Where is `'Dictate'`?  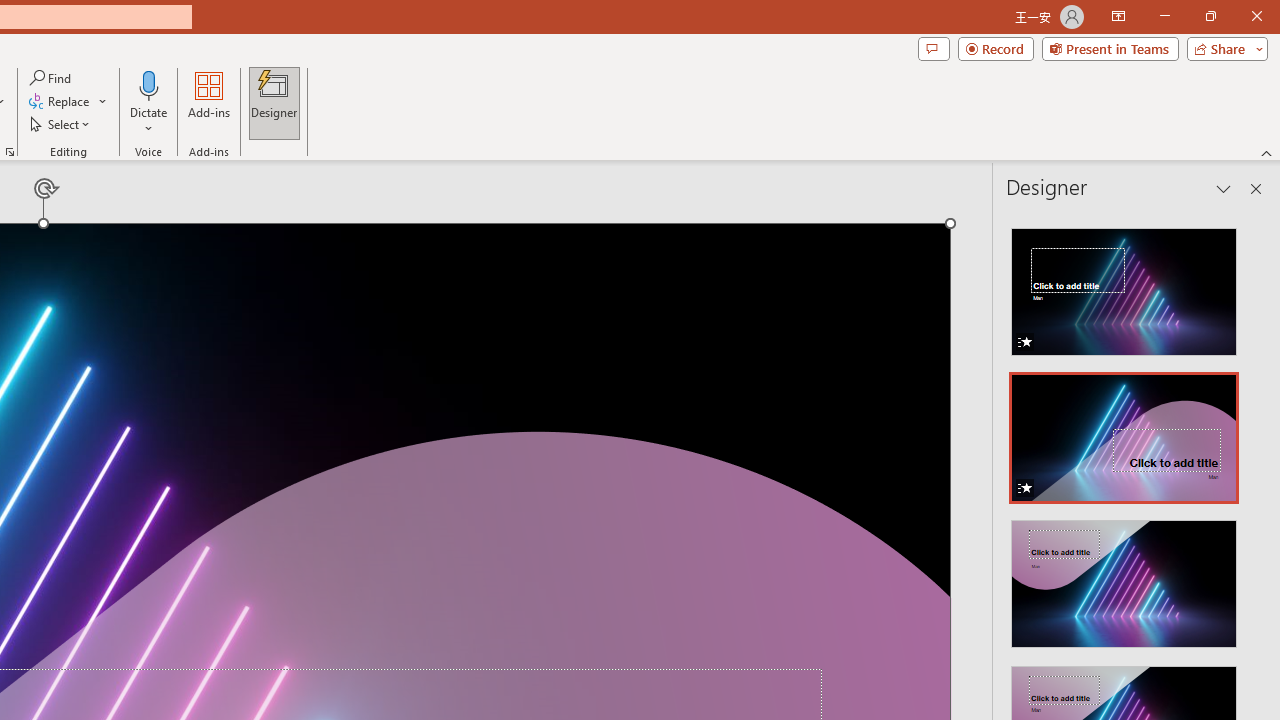 'Dictate' is located at coordinates (148, 103).